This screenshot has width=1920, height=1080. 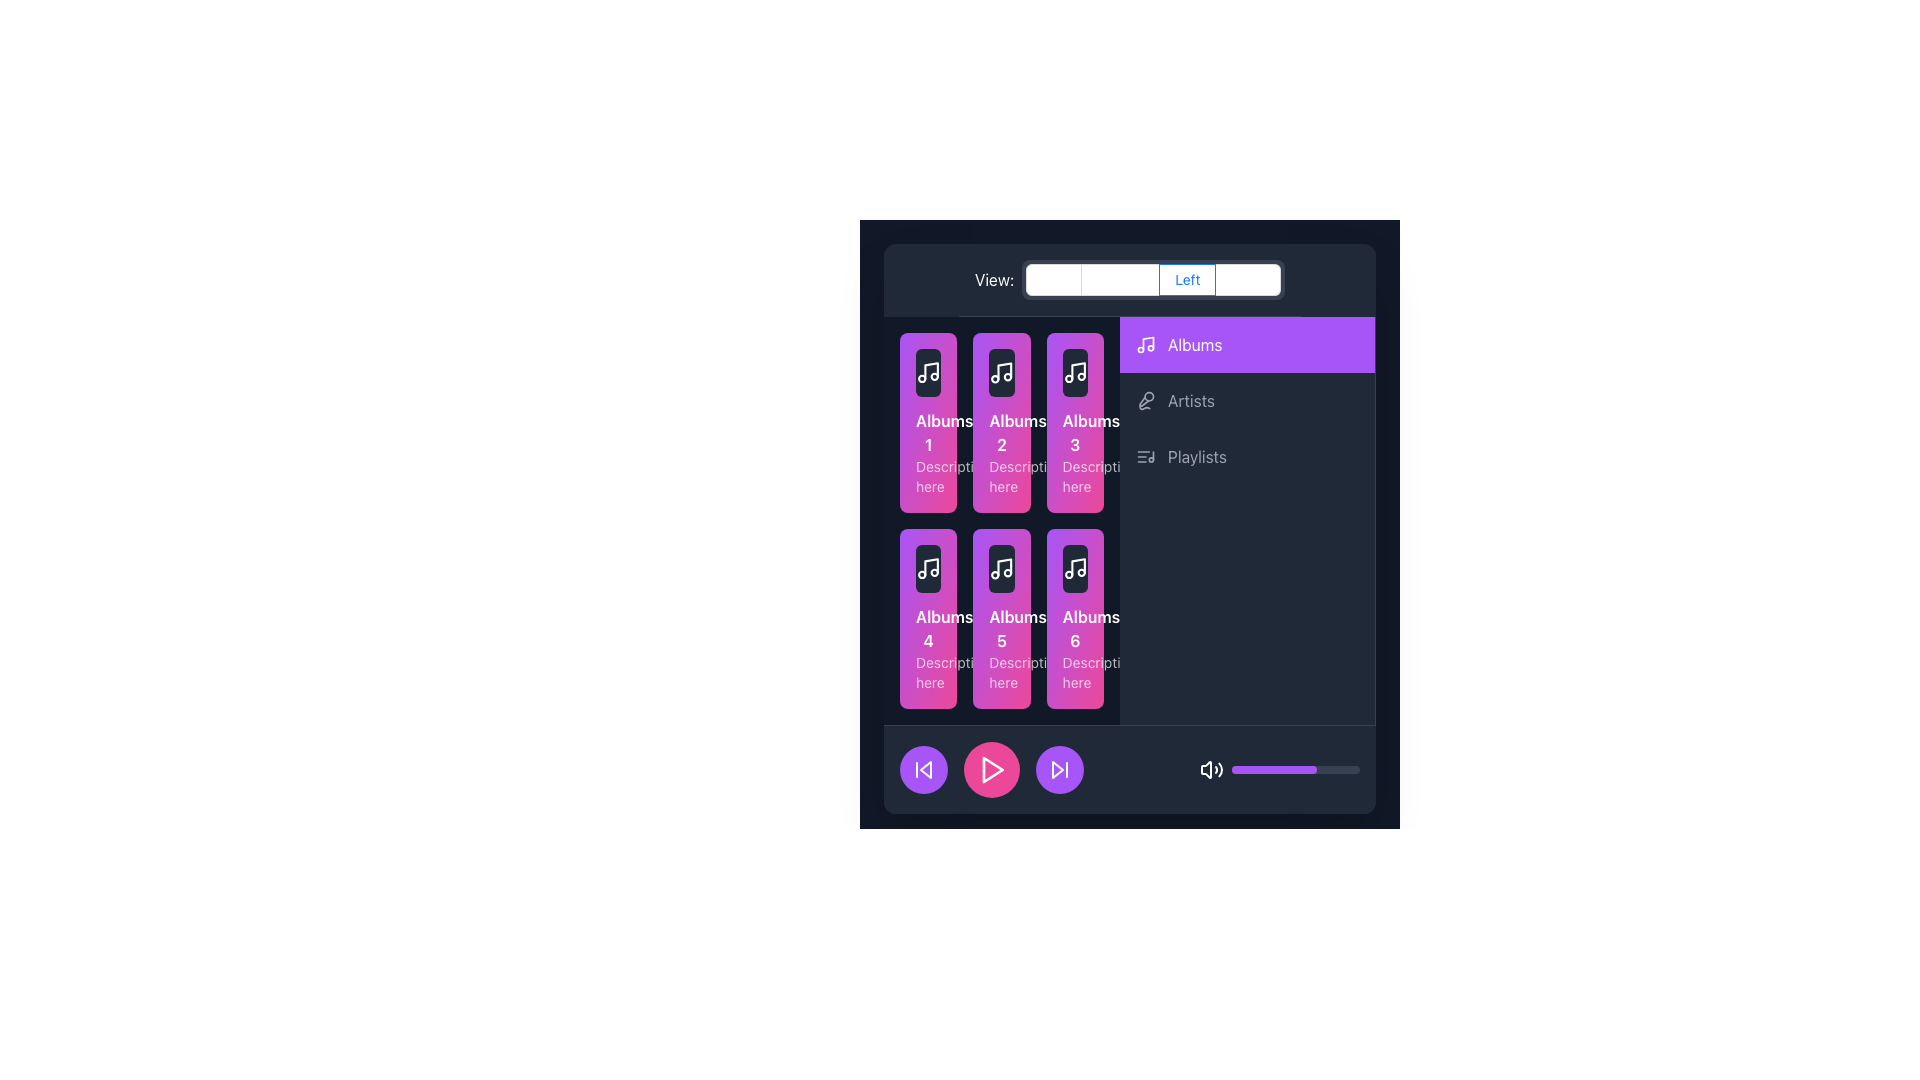 What do you see at coordinates (1297, 769) in the screenshot?
I see `the volume level` at bounding box center [1297, 769].